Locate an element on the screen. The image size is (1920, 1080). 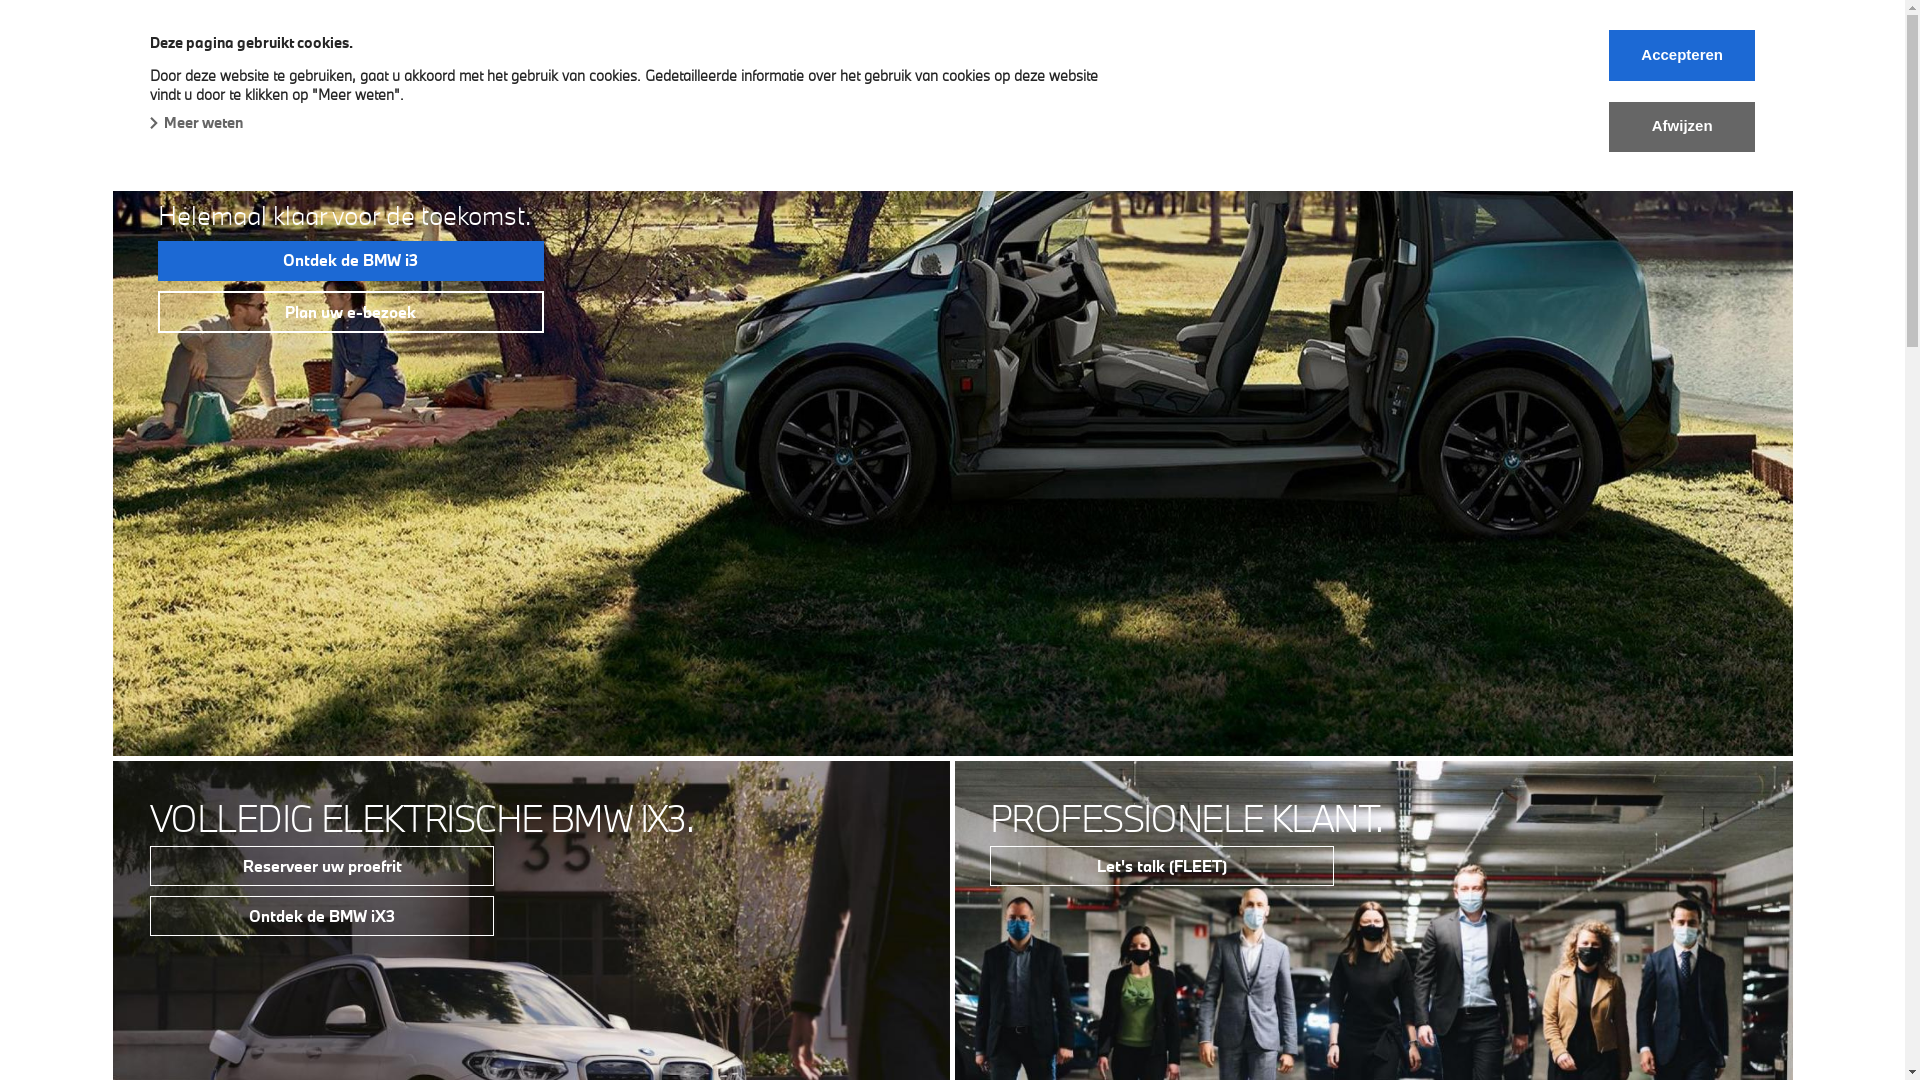
'Accepteren' is located at coordinates (1680, 54).